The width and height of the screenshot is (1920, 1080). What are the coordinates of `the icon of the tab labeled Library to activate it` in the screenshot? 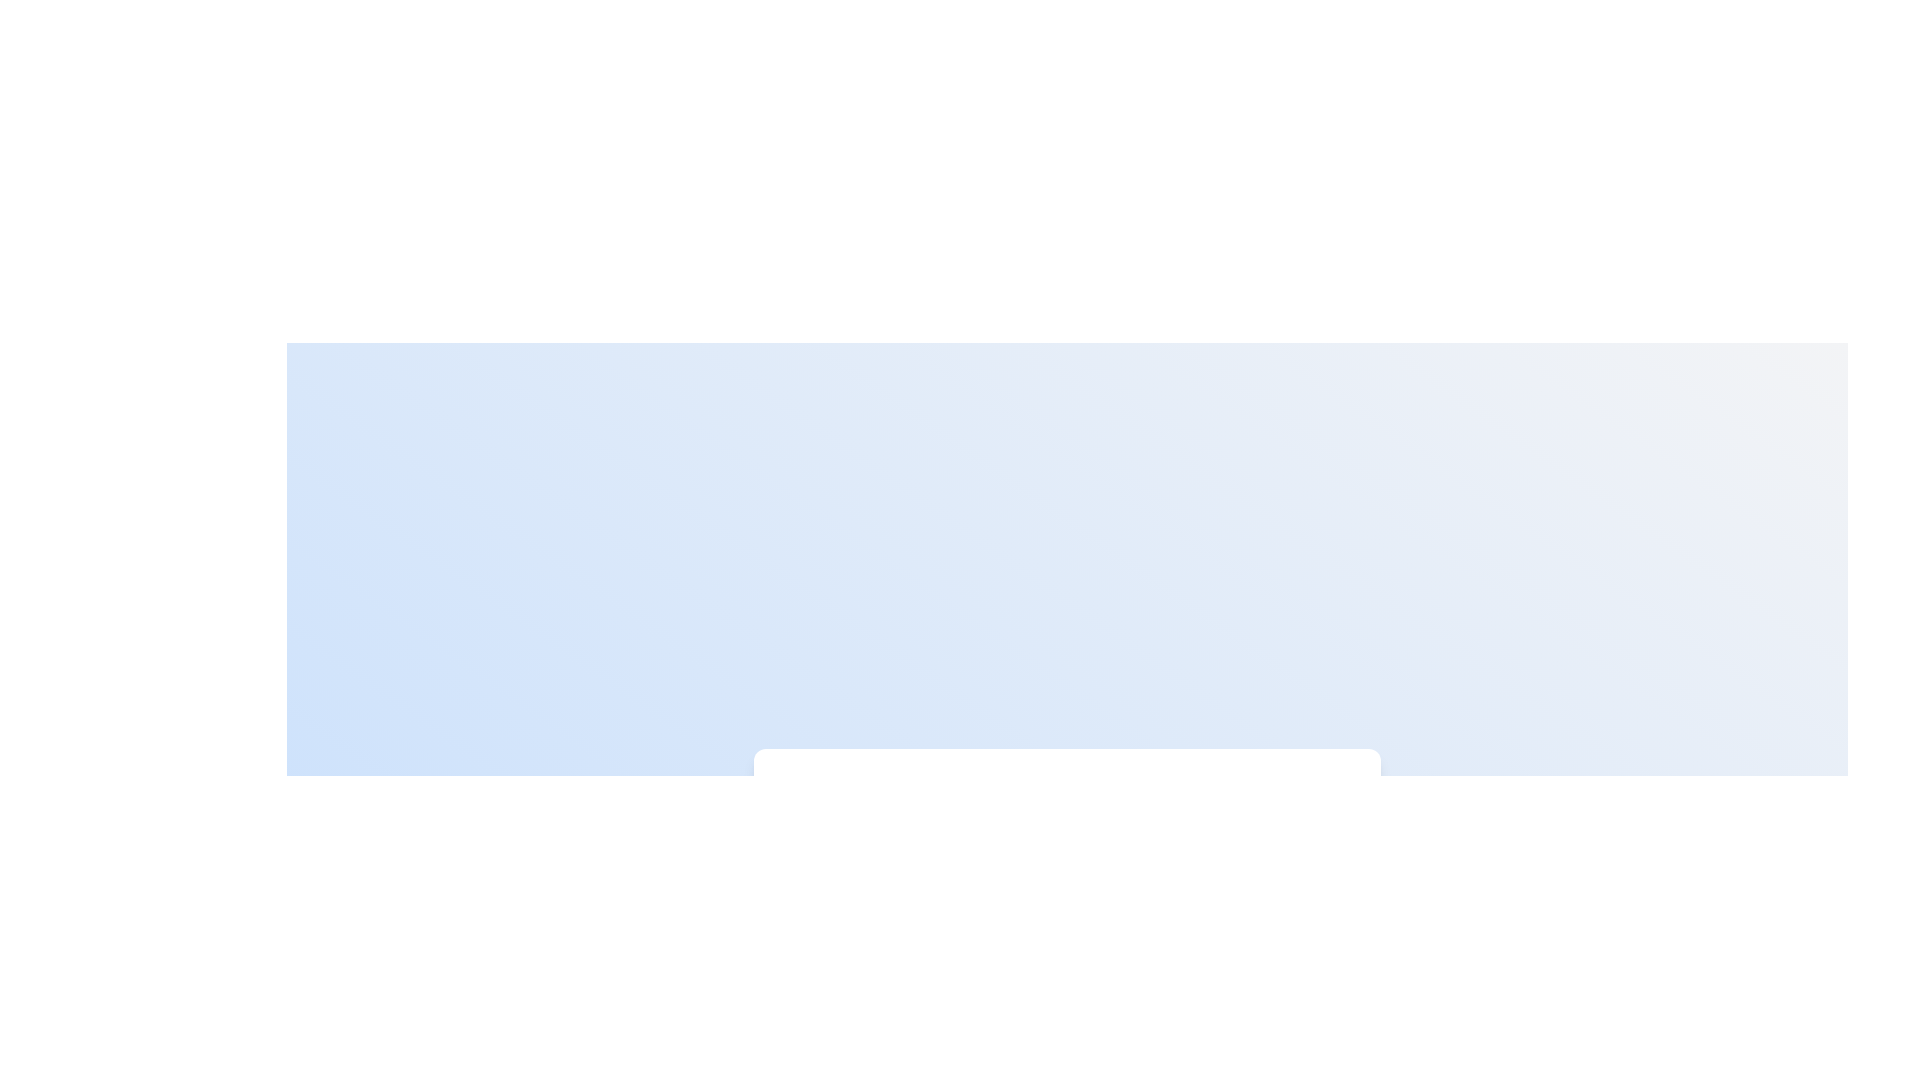 It's located at (1116, 805).